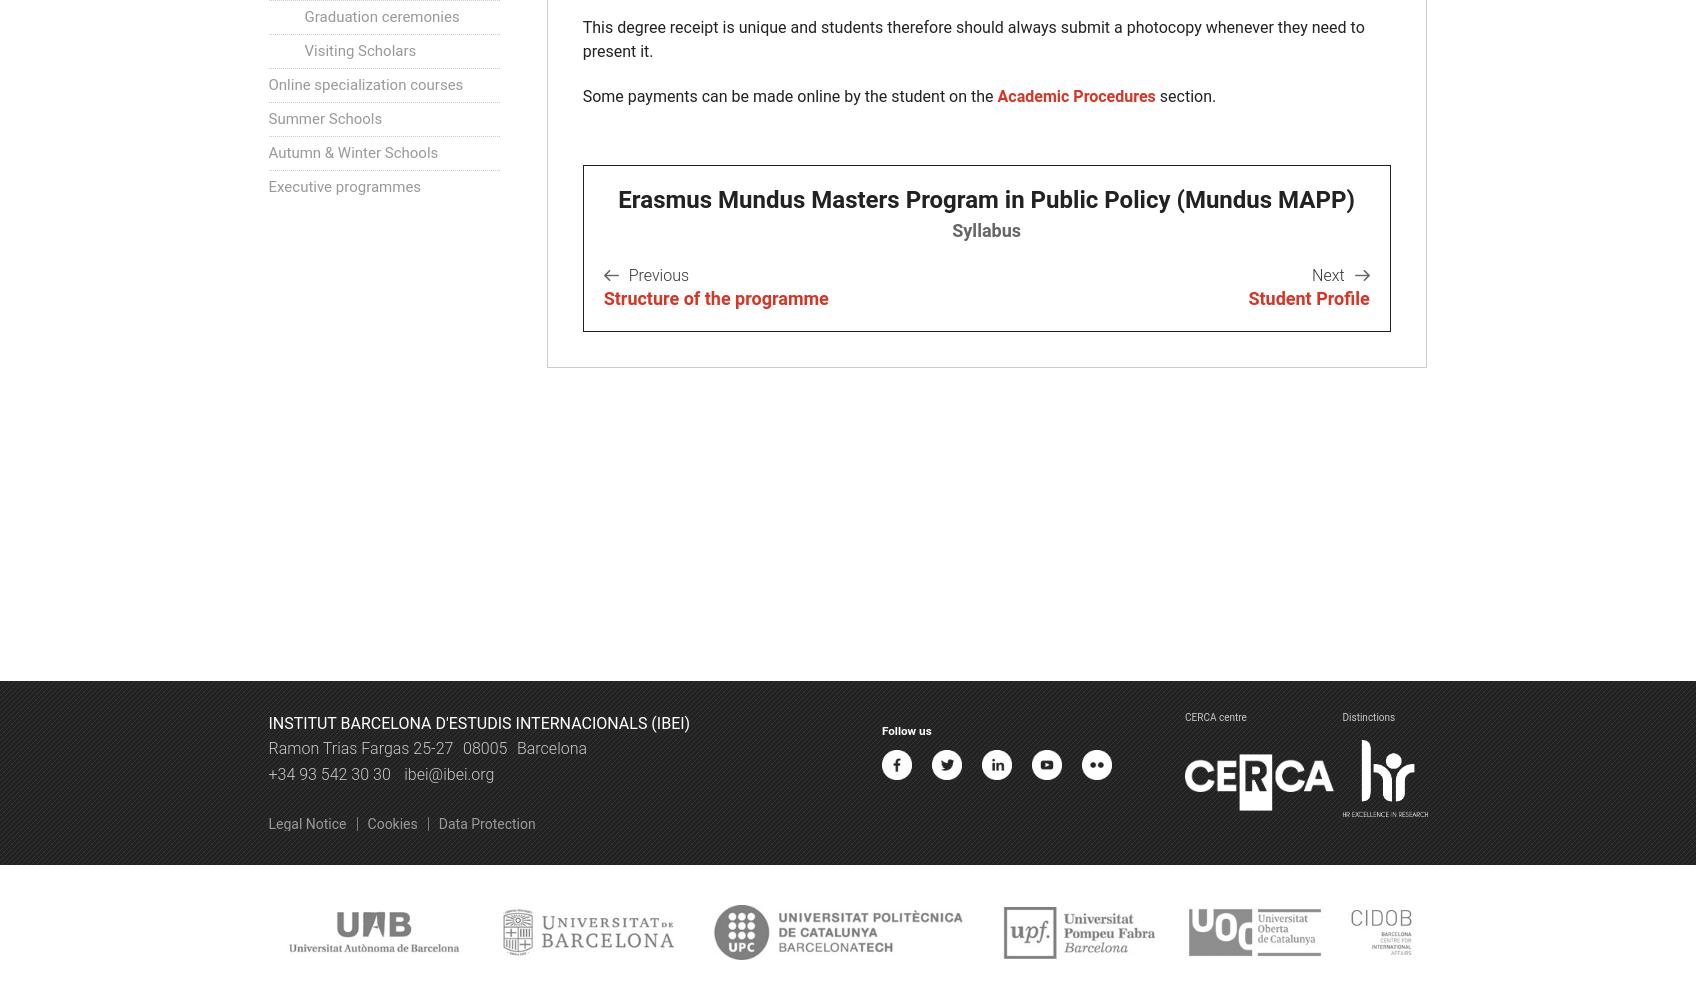 The image size is (1696, 1000). What do you see at coordinates (266, 118) in the screenshot?
I see `'Summer Schools'` at bounding box center [266, 118].